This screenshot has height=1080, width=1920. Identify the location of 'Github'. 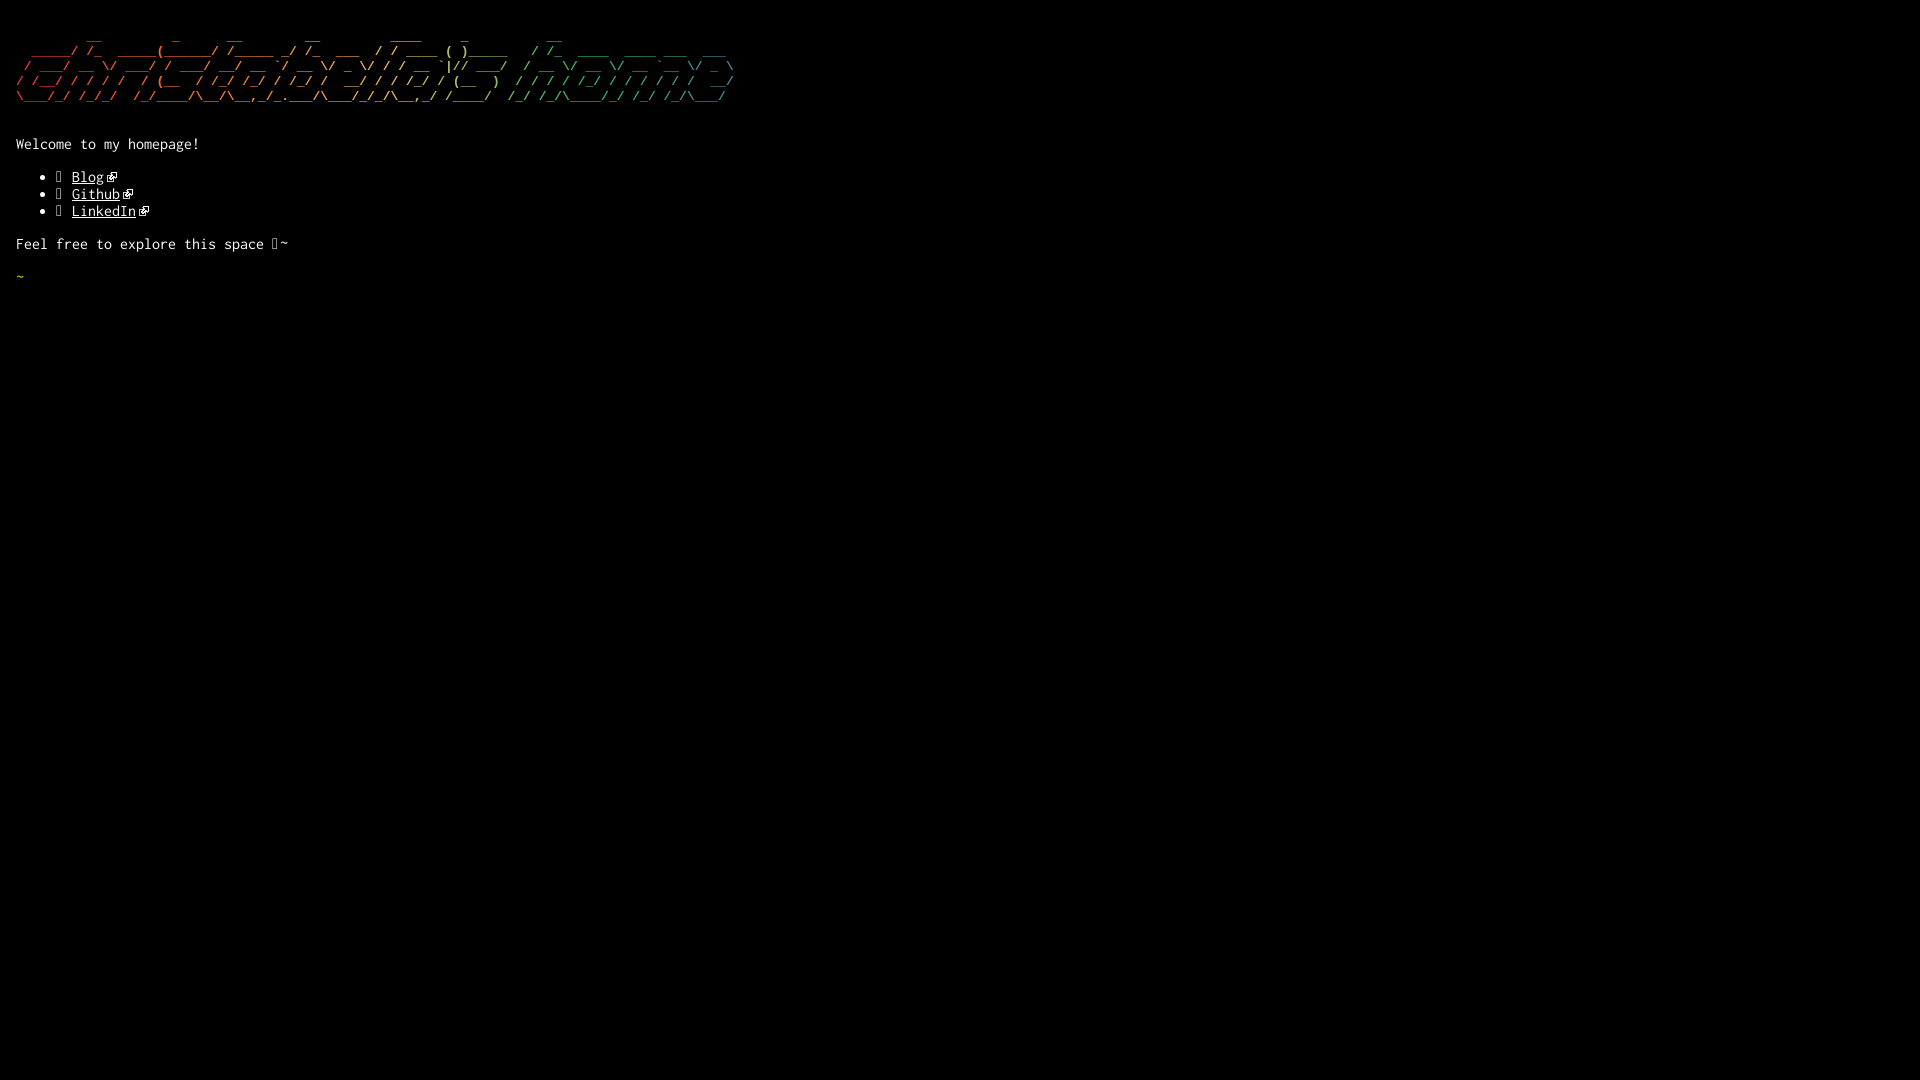
(101, 193).